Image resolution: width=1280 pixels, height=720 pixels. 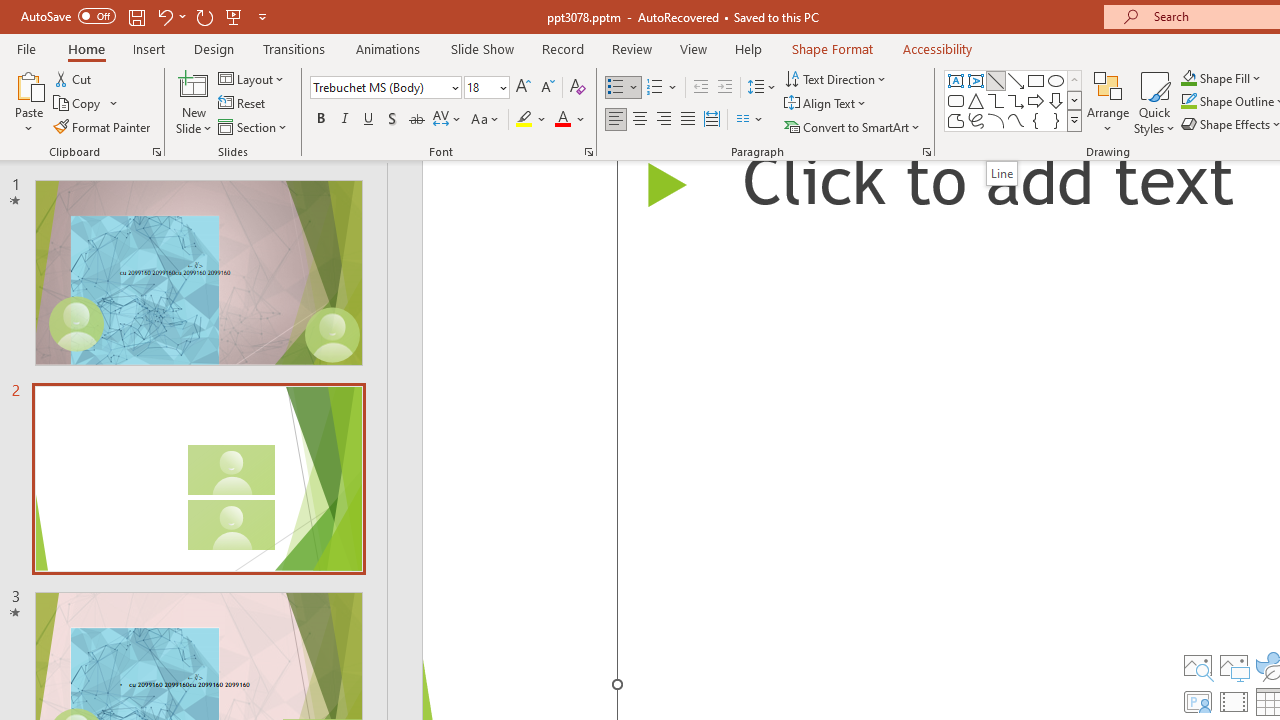 What do you see at coordinates (320, 119) in the screenshot?
I see `'Bold'` at bounding box center [320, 119].